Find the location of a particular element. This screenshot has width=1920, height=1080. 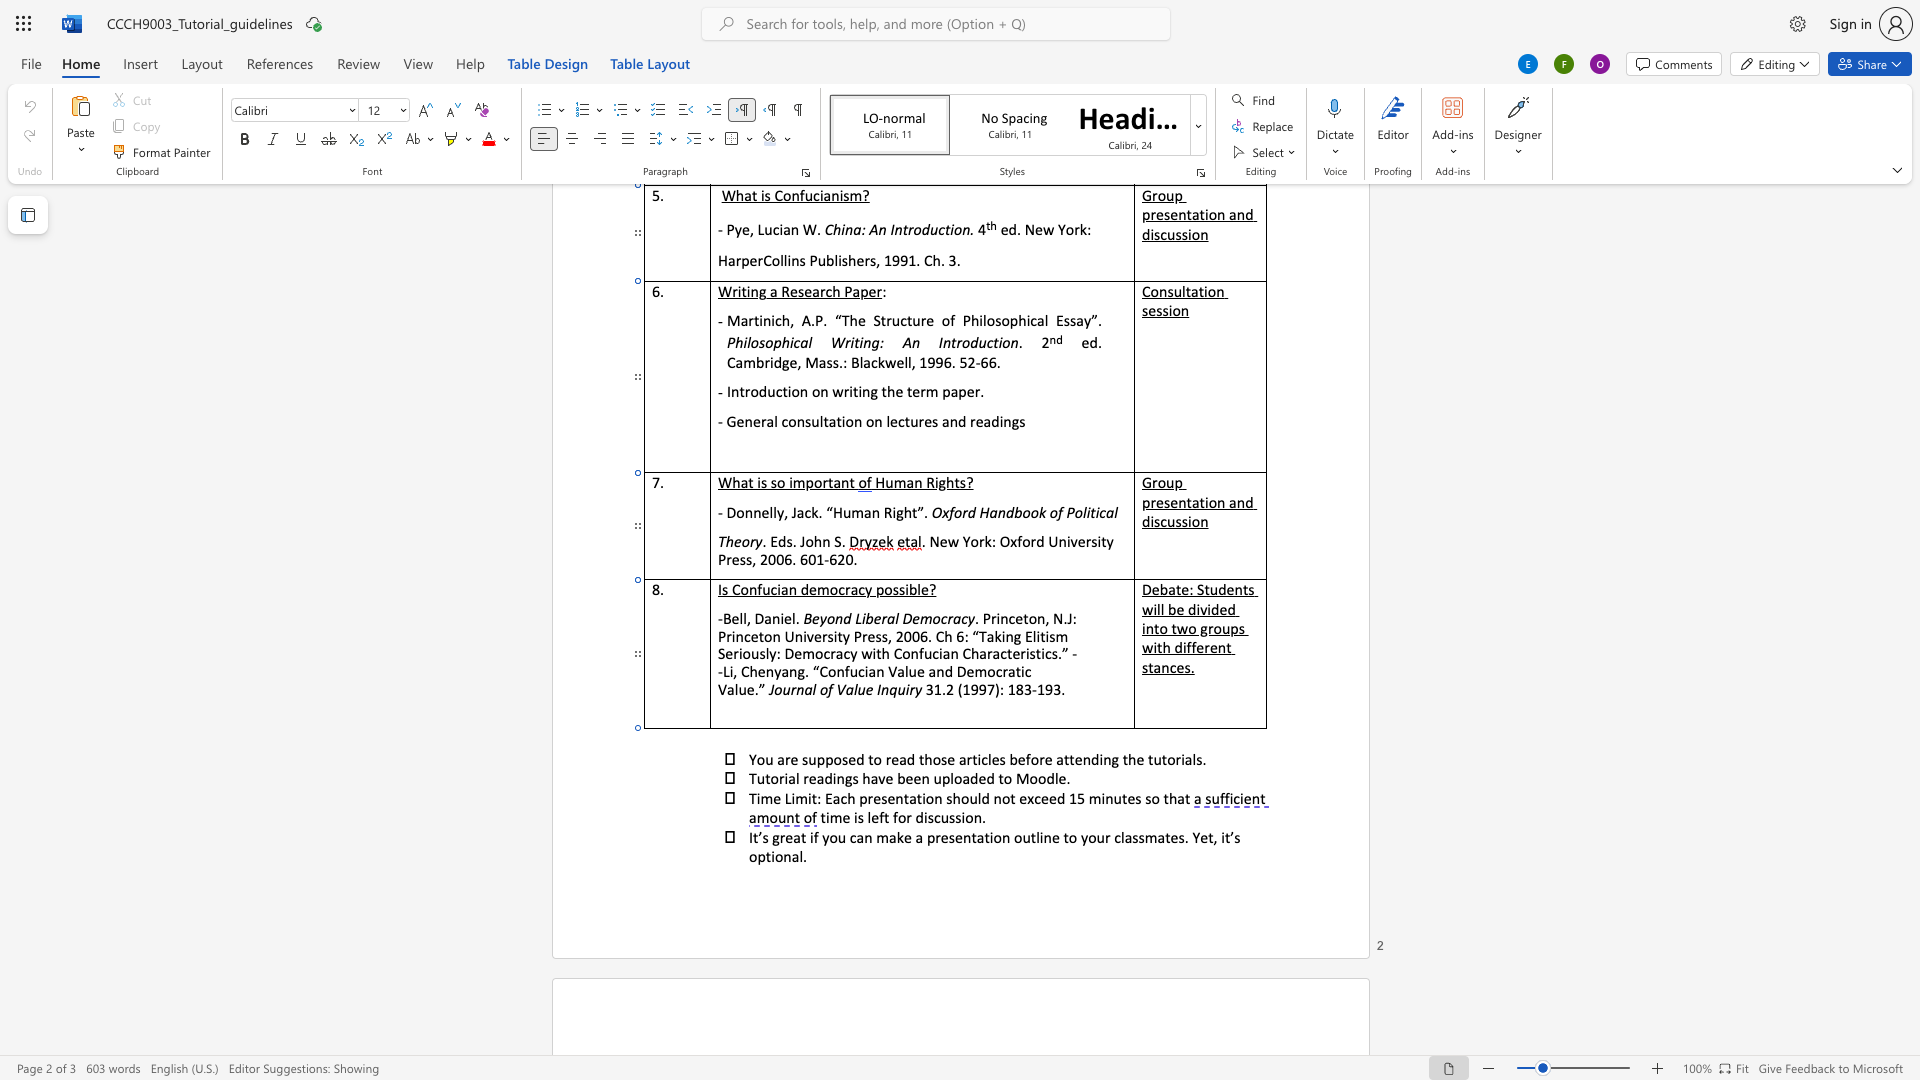

the space between the continuous character "-" and "1" in the text is located at coordinates (1037, 688).